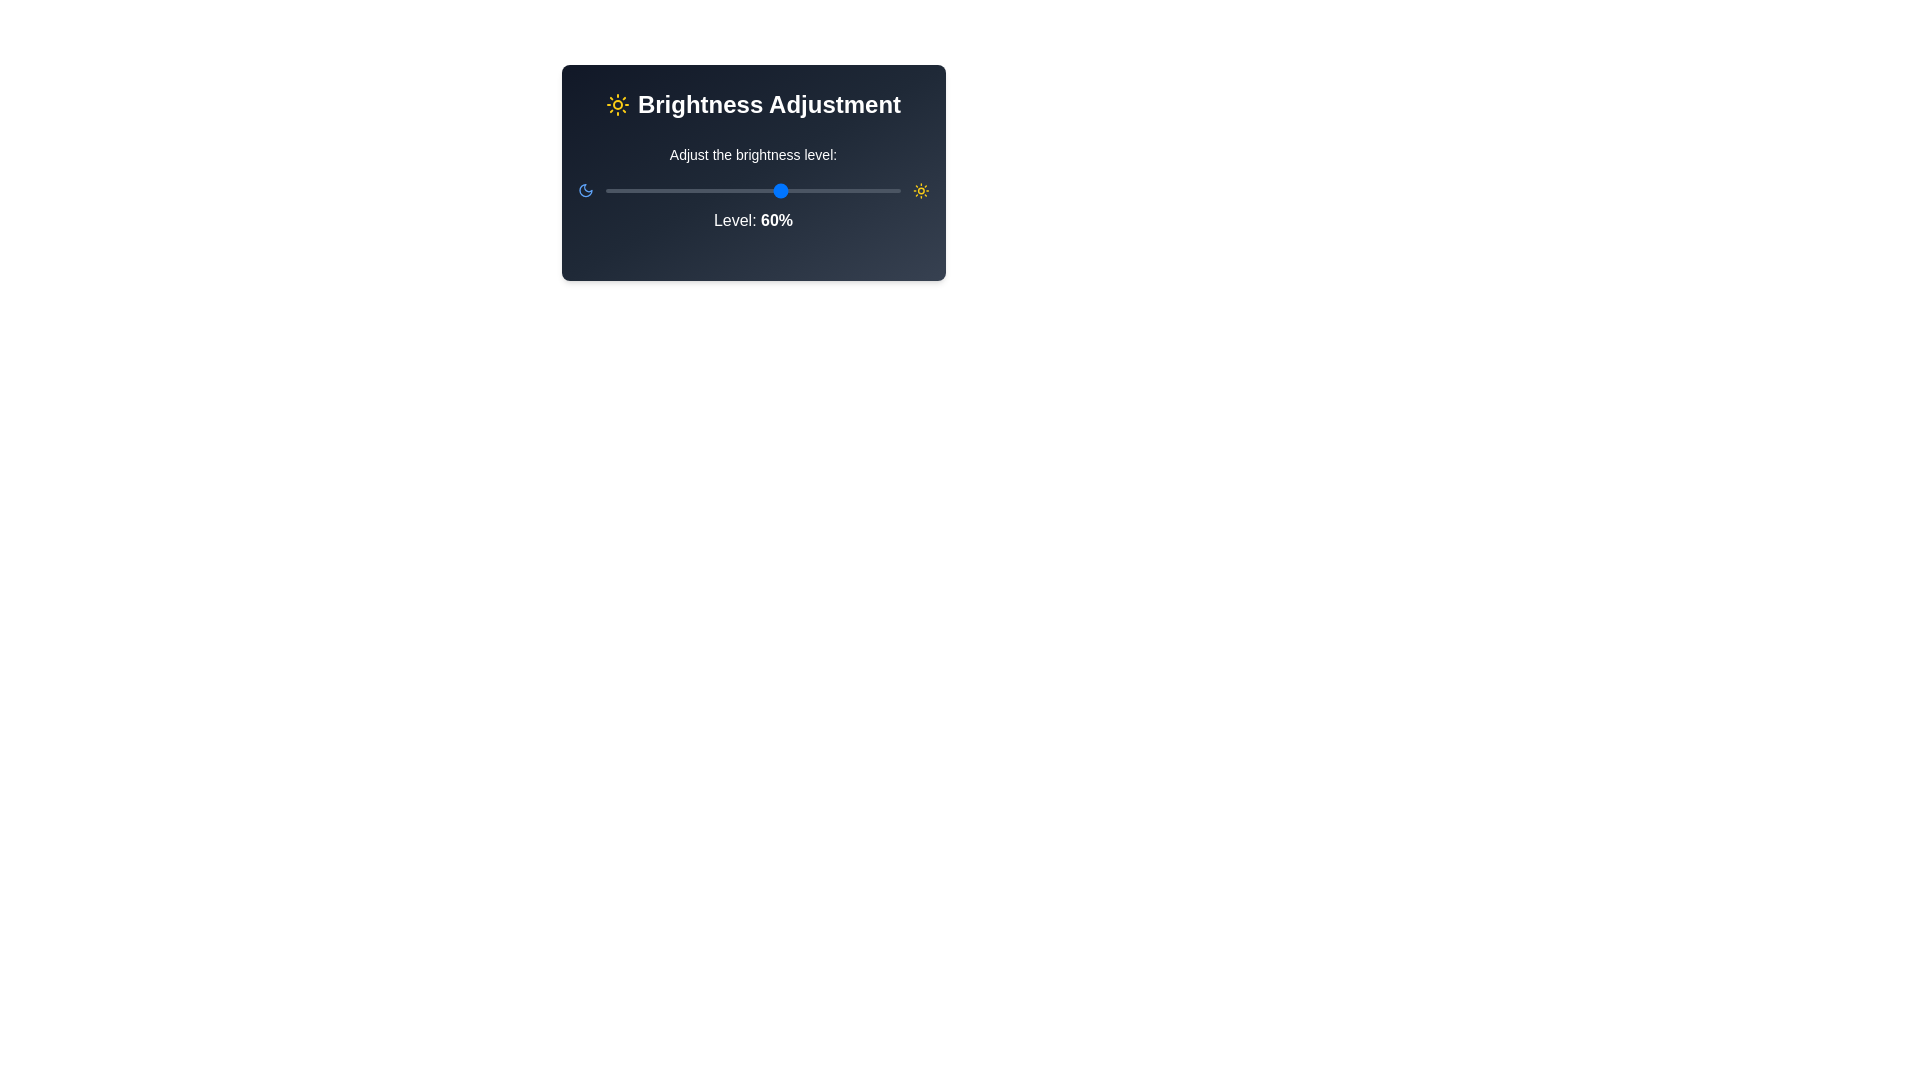  I want to click on the sun icon representing the bright mode adjustment in the brightness control user interface for visual cues, so click(920, 191).